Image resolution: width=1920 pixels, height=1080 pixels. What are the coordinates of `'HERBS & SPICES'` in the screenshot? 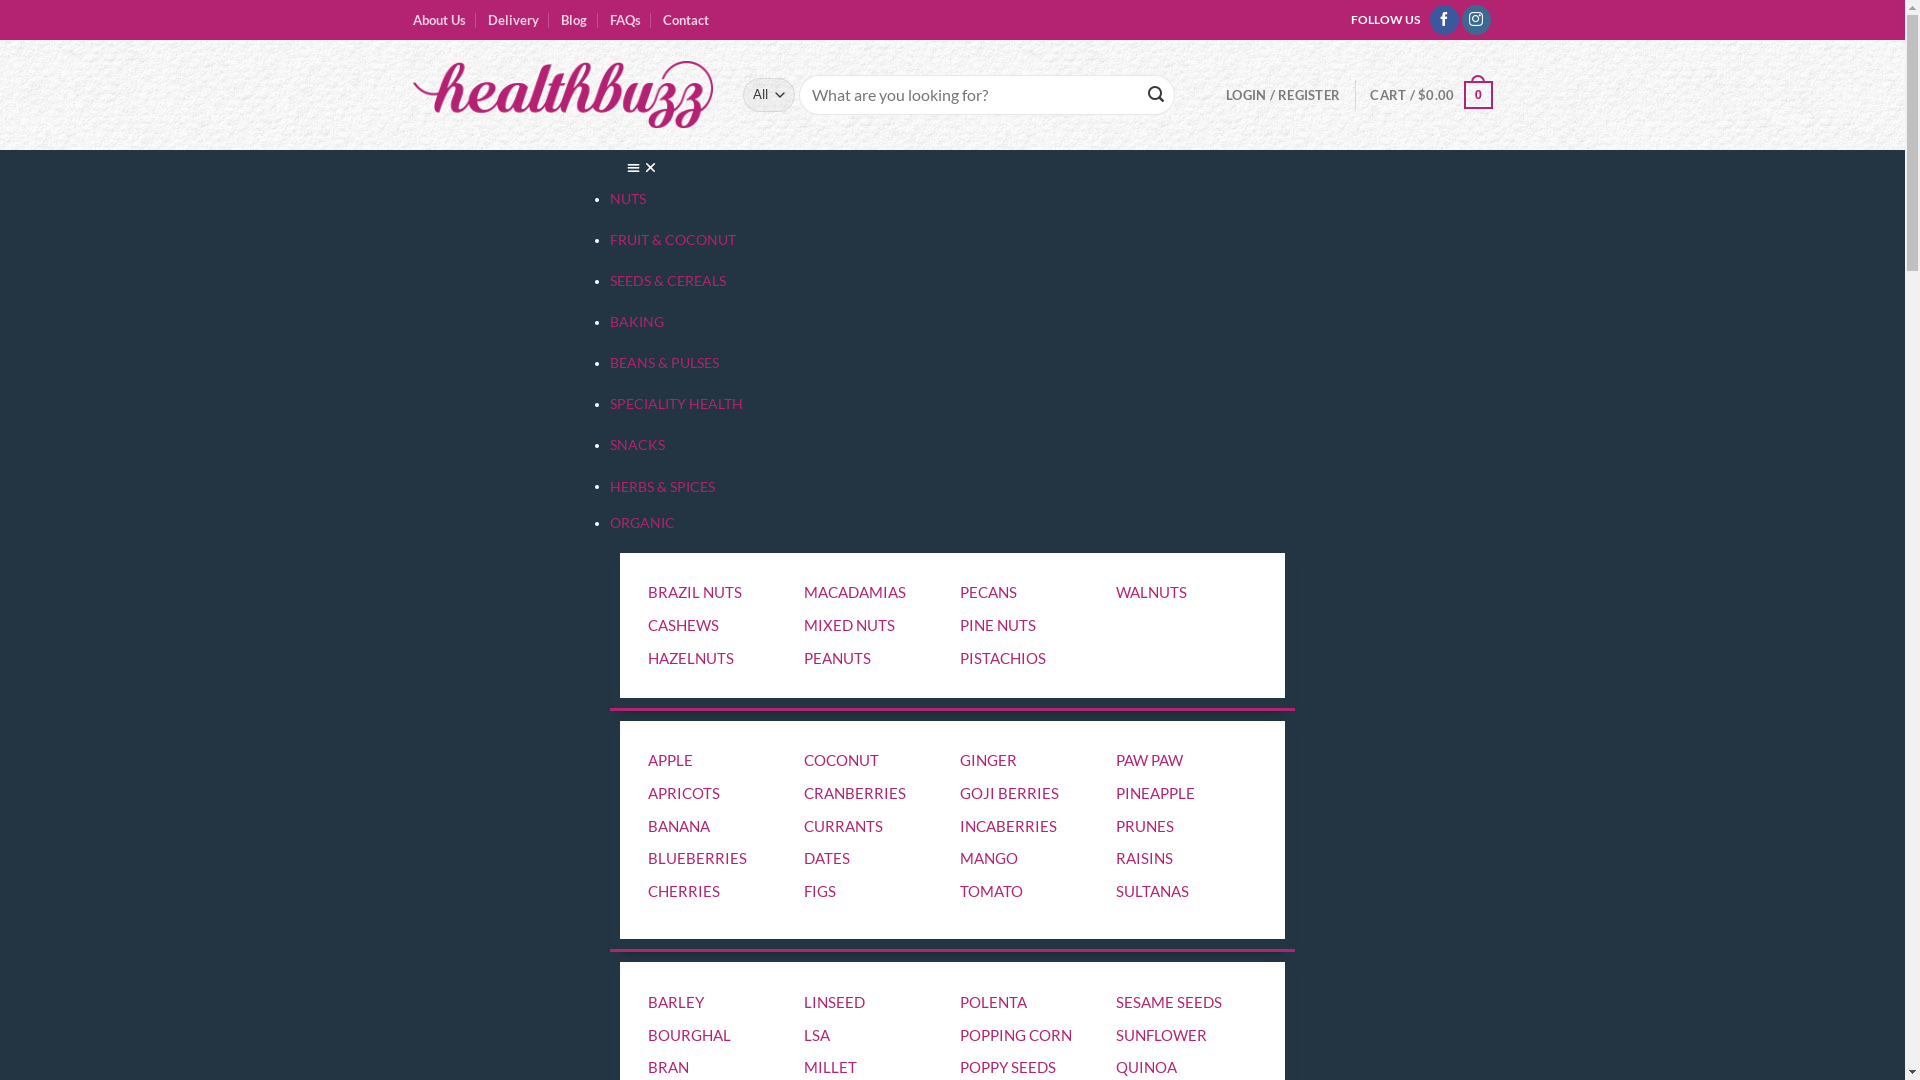 It's located at (663, 486).